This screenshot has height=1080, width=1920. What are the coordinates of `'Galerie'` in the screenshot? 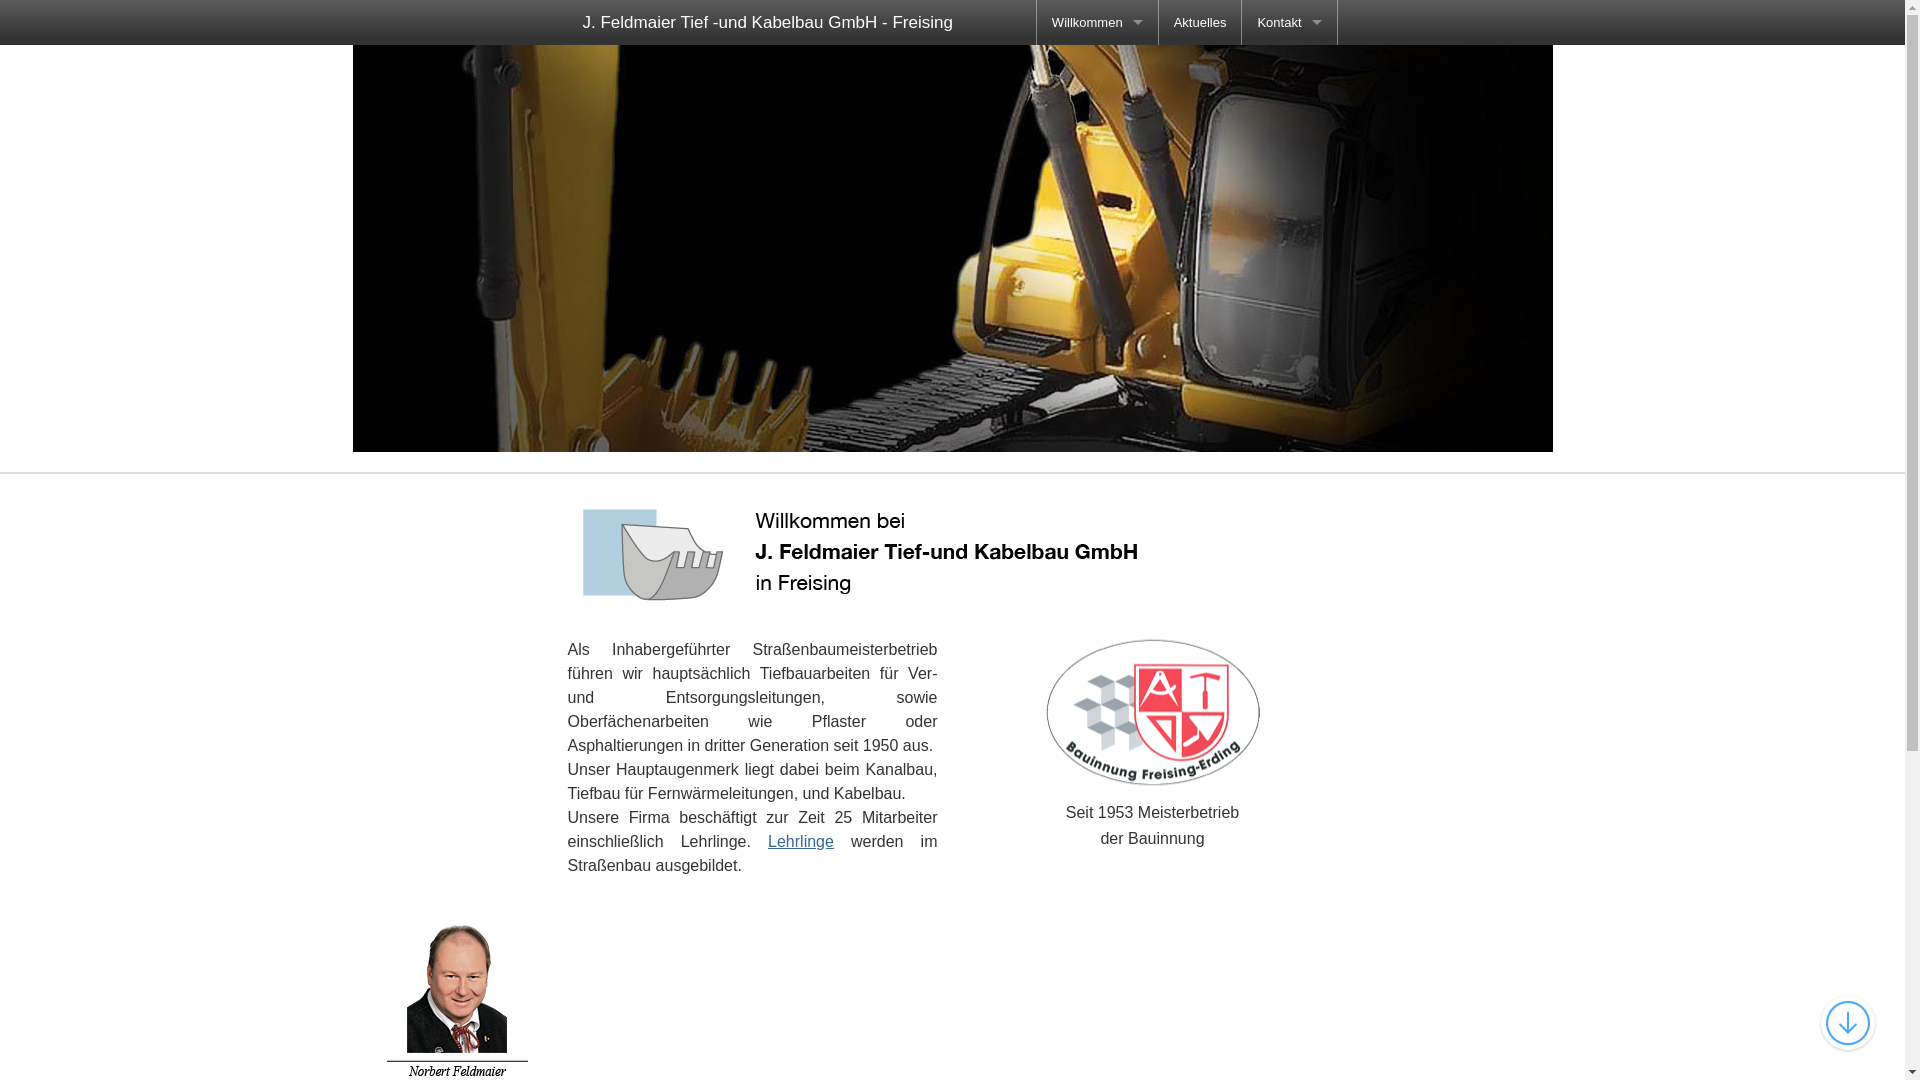 It's located at (1096, 156).